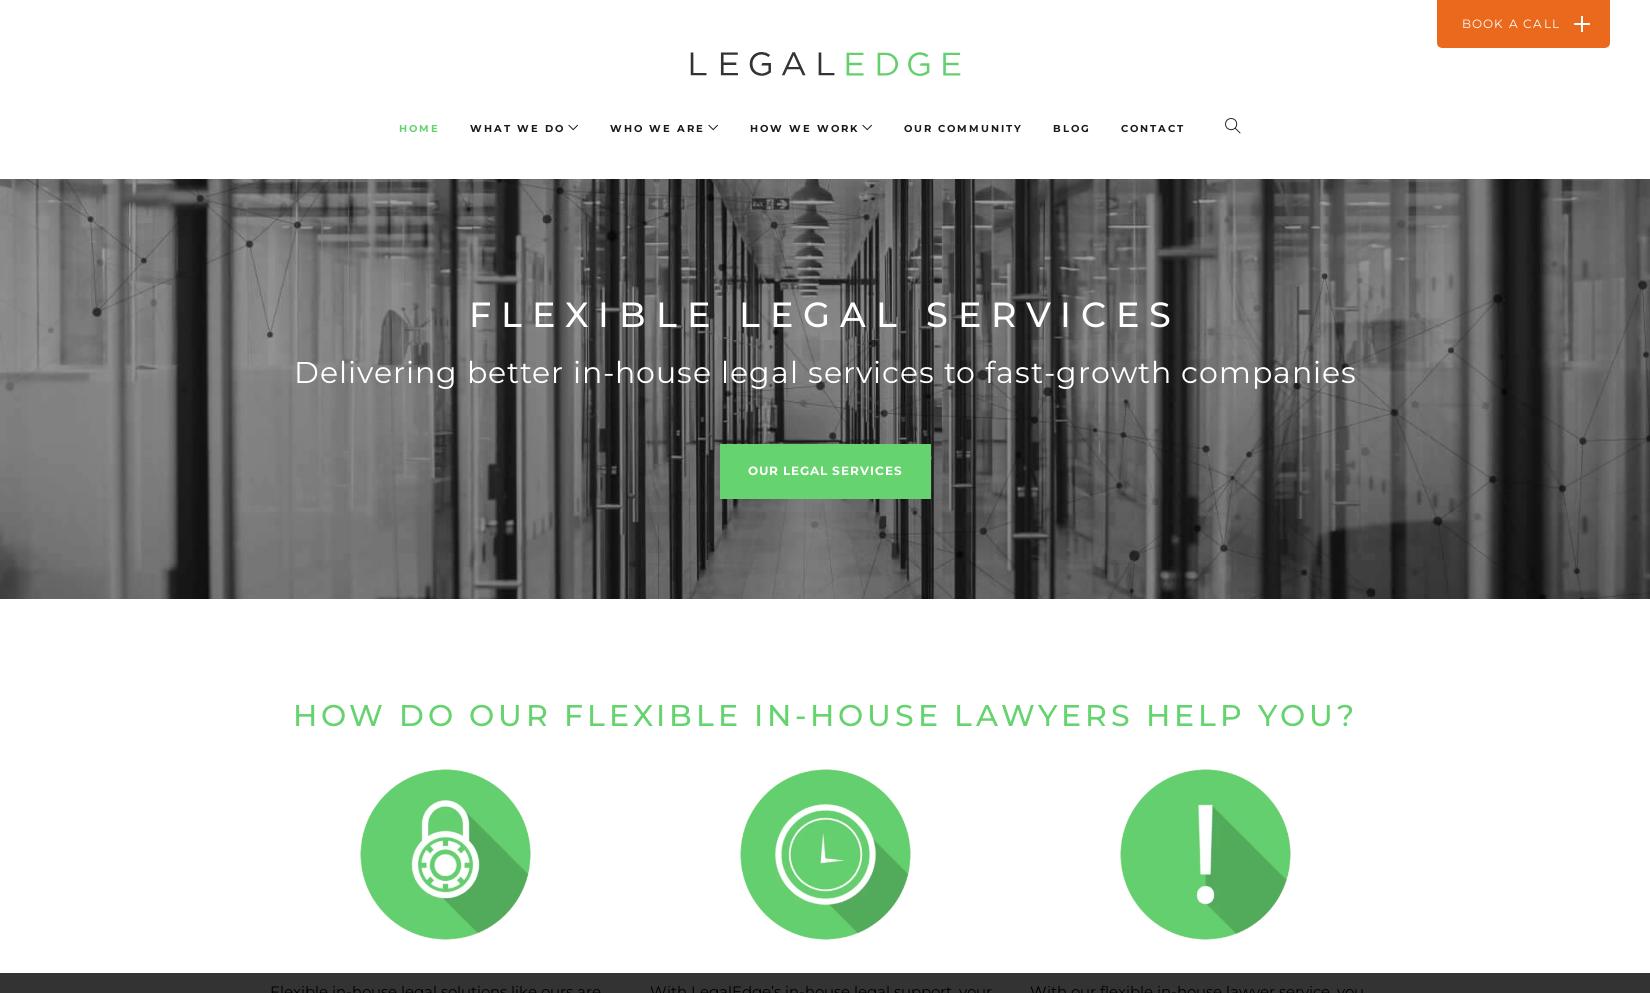  What do you see at coordinates (929, 138) in the screenshot?
I see `'.'` at bounding box center [929, 138].